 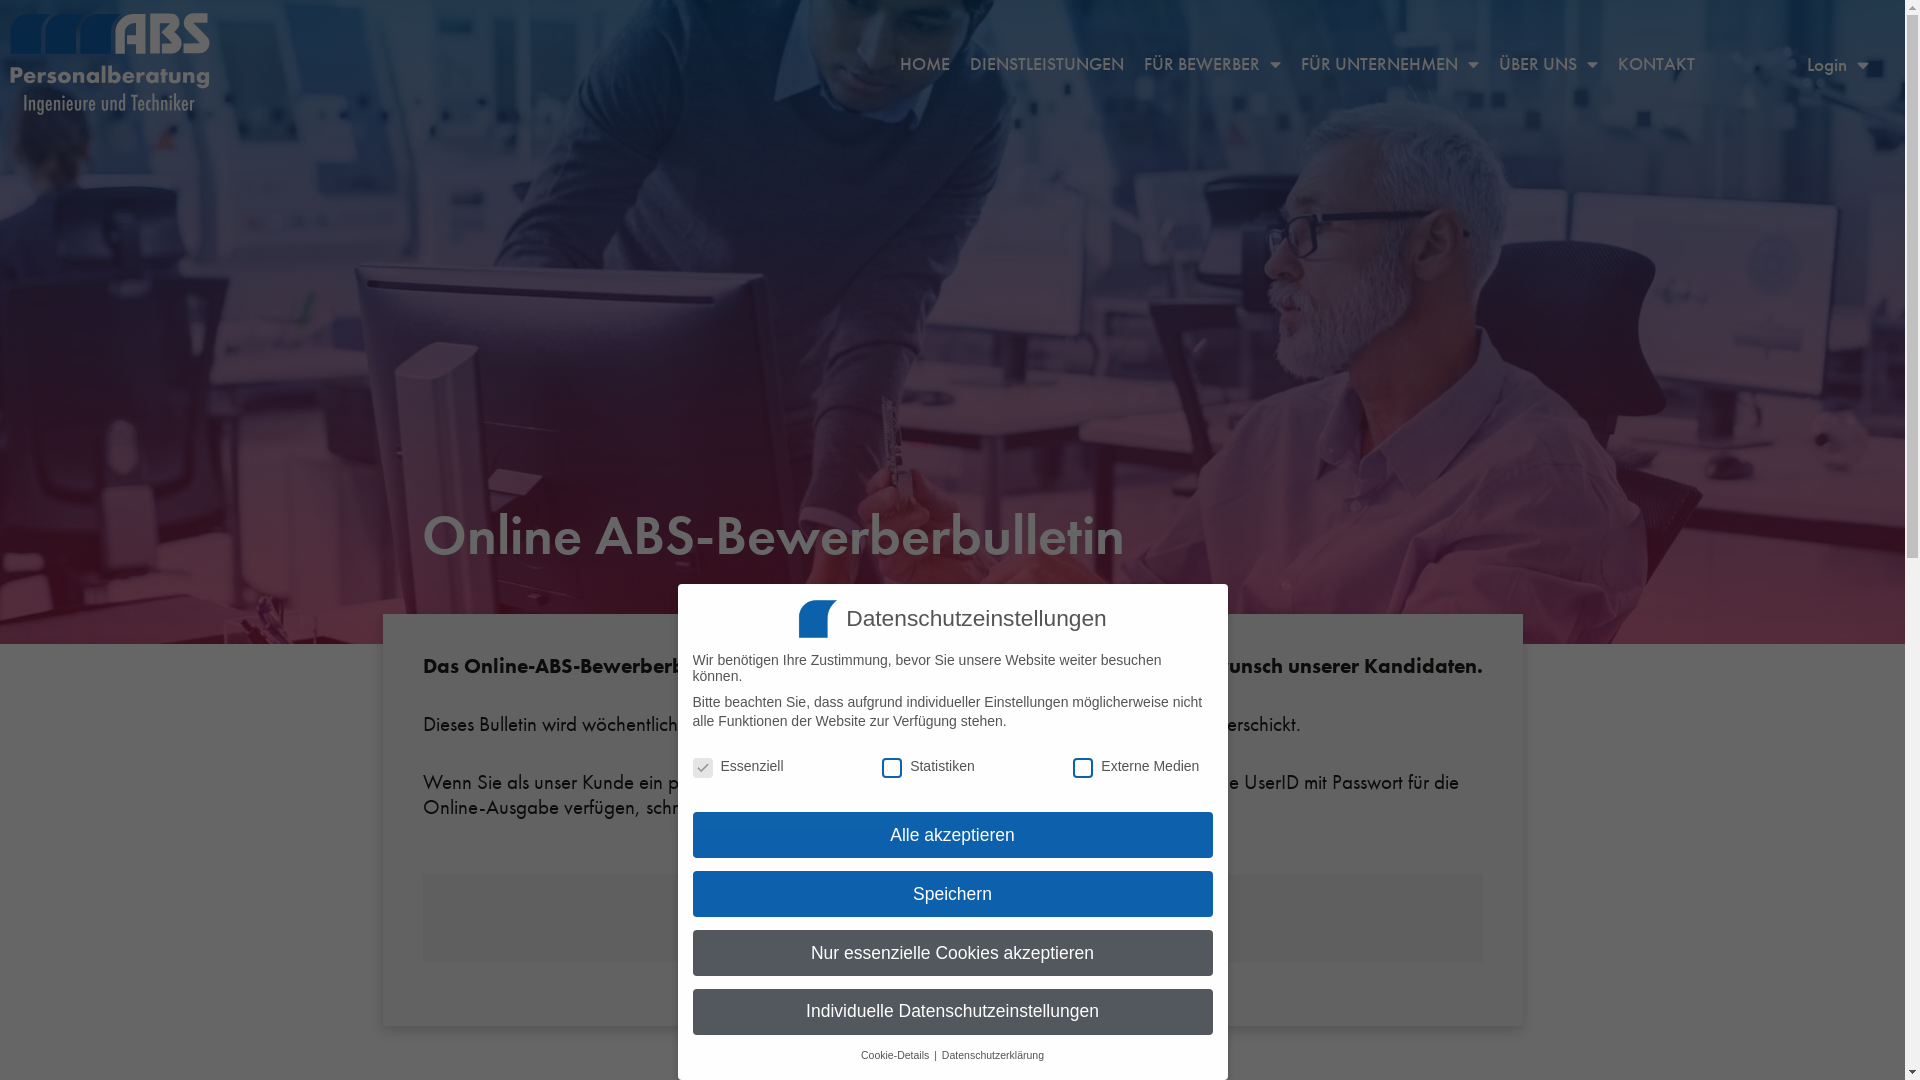 What do you see at coordinates (950, 834) in the screenshot?
I see `'Alle akzeptieren'` at bounding box center [950, 834].